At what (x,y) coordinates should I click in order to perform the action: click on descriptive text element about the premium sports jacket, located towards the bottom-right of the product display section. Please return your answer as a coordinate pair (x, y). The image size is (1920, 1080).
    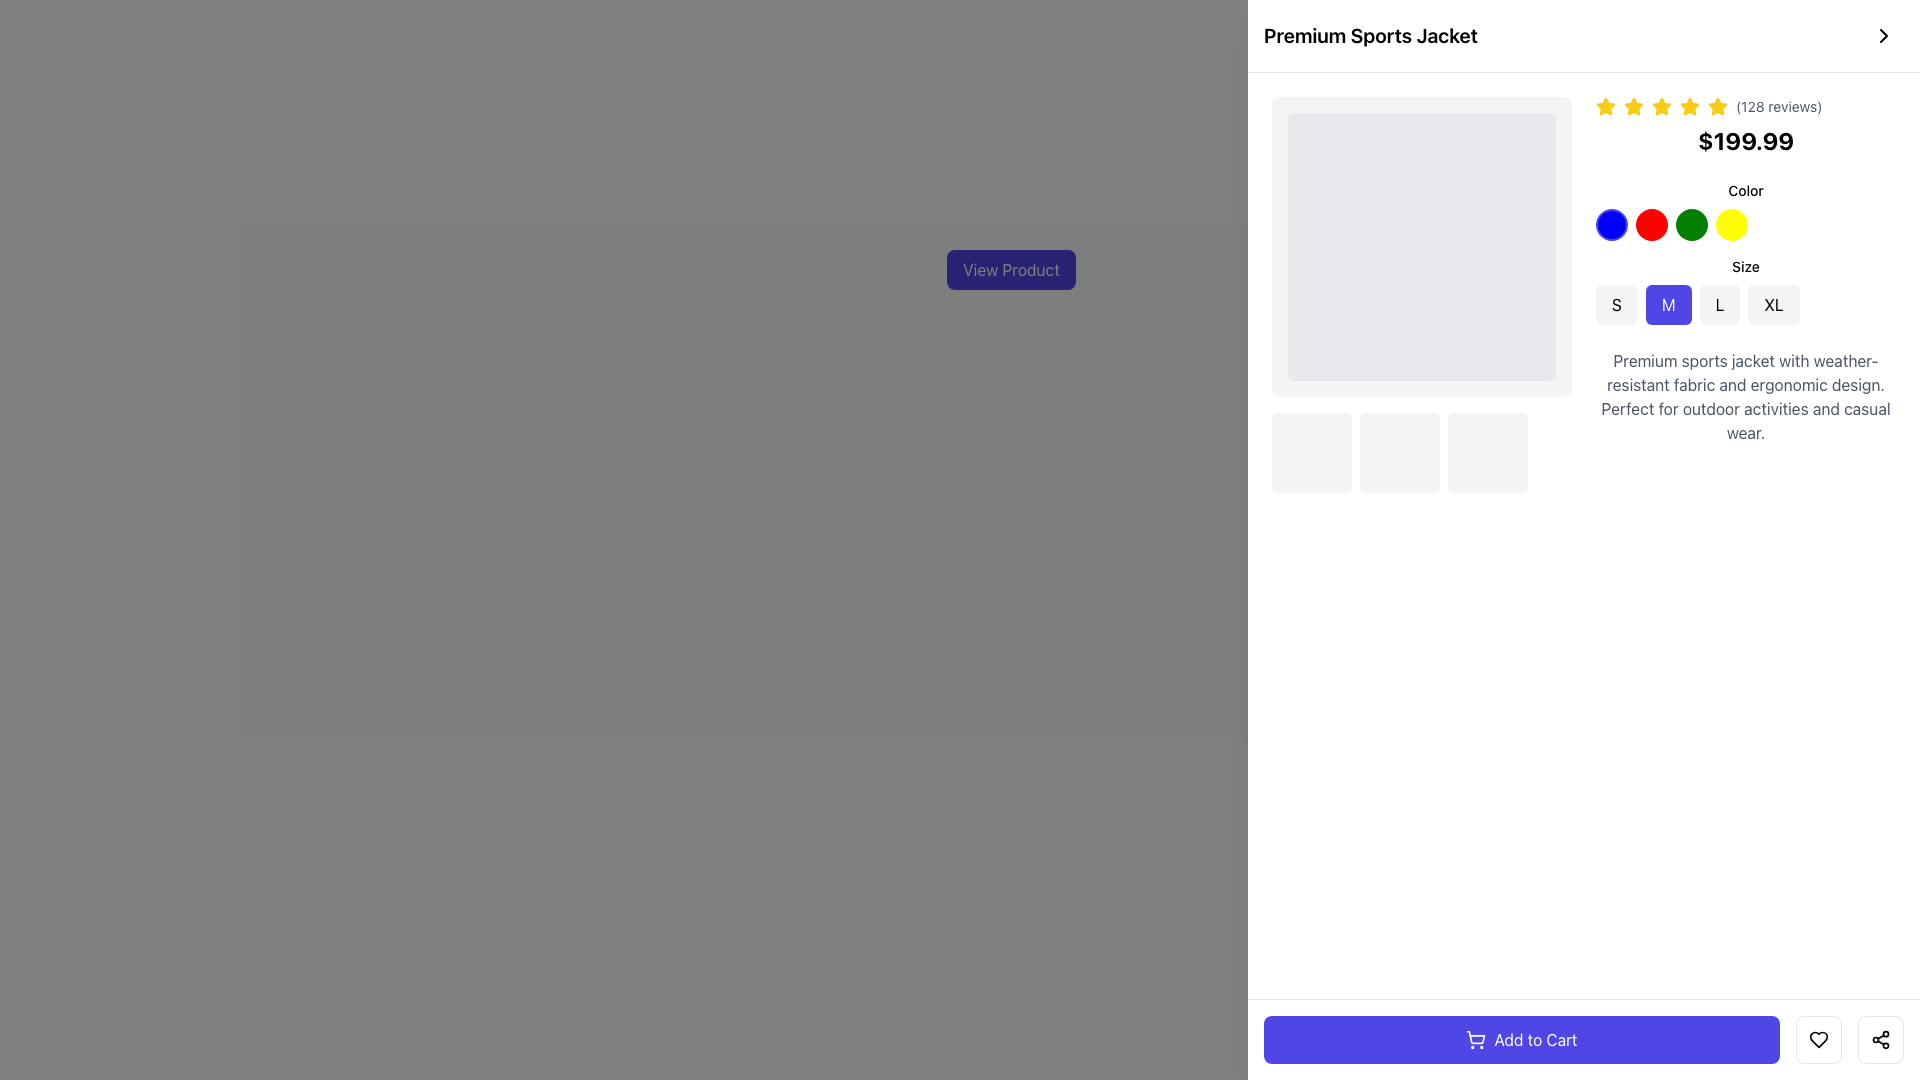
    Looking at the image, I should click on (1745, 397).